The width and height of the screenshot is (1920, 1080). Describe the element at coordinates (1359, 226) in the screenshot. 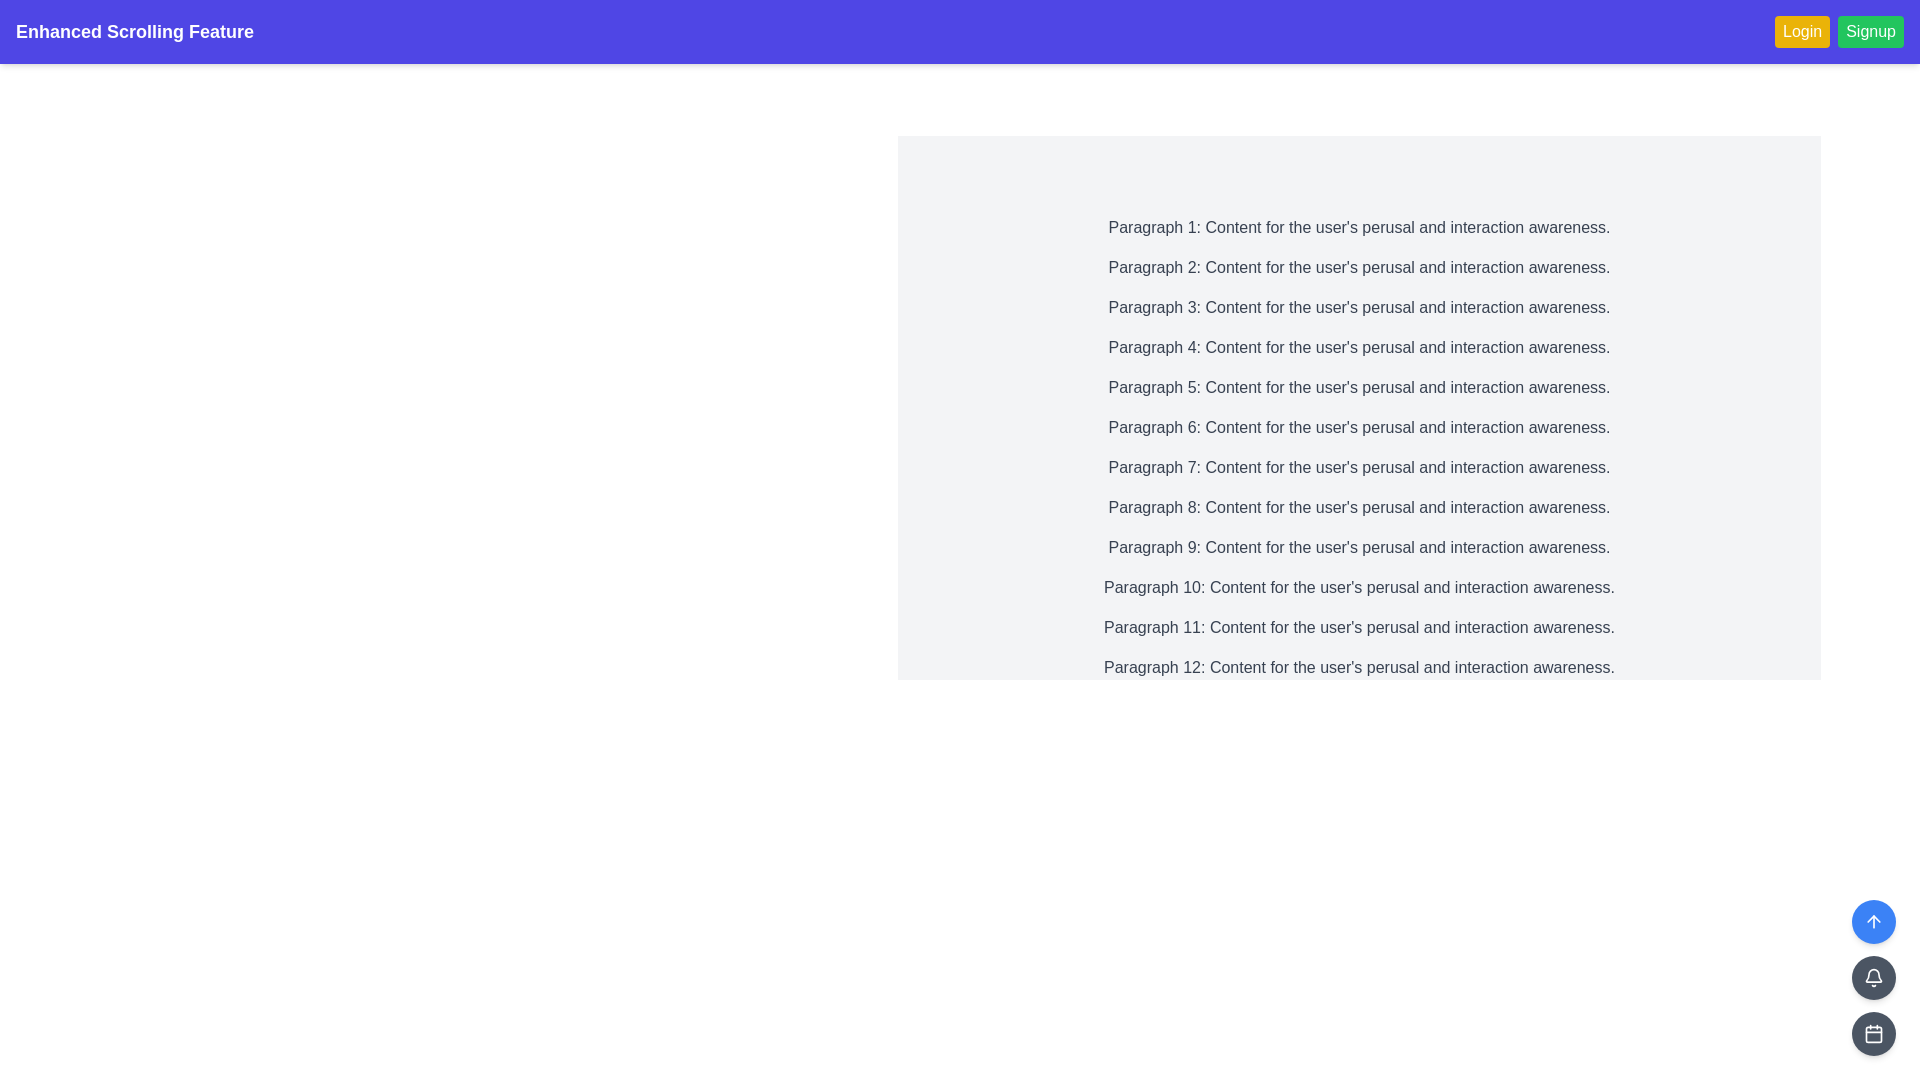

I see `the first paragraph element containing the text 'Paragraph 1: Content for the user's perusal and interaction awareness.'` at that location.